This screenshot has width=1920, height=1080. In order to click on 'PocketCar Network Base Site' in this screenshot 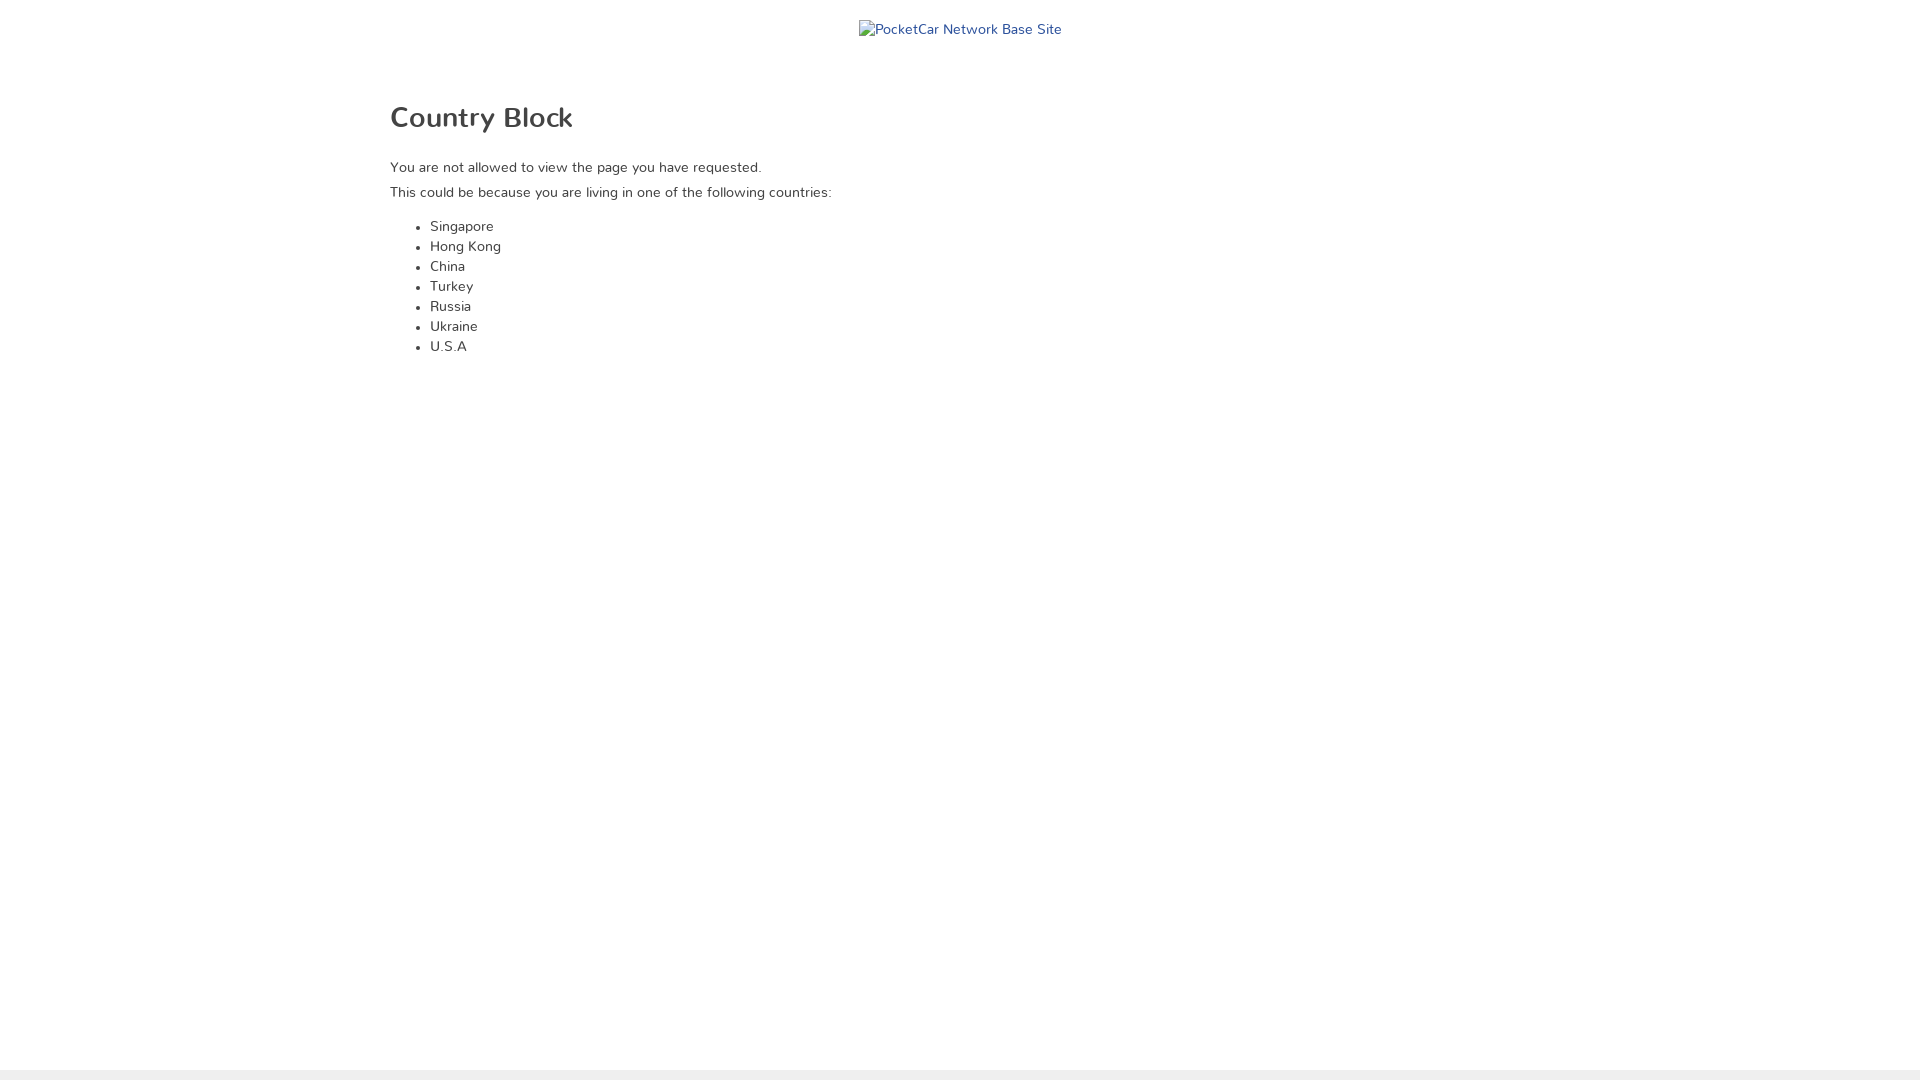, I will do `click(858, 19)`.